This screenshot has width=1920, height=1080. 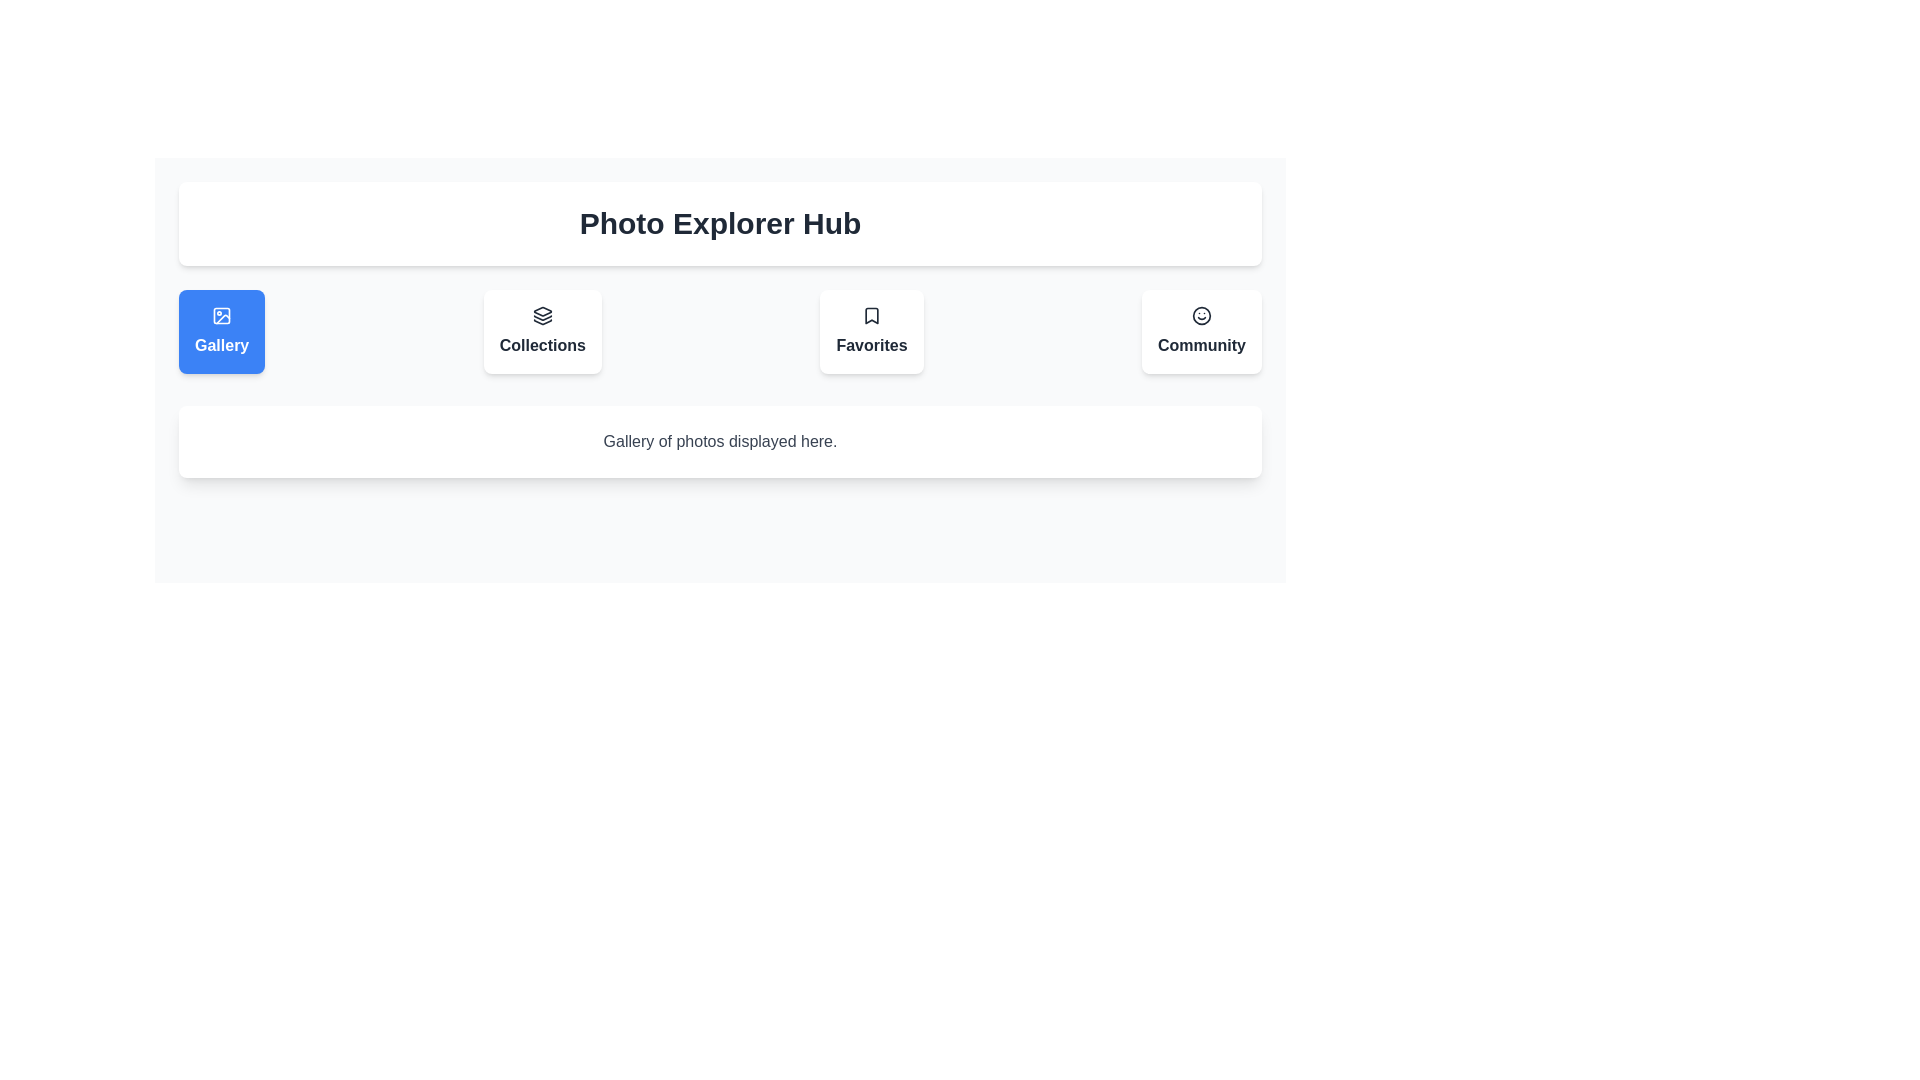 What do you see at coordinates (222, 345) in the screenshot?
I see `text label that identifies the purpose of the 'Gallery' button, which is located below the button's icon` at bounding box center [222, 345].